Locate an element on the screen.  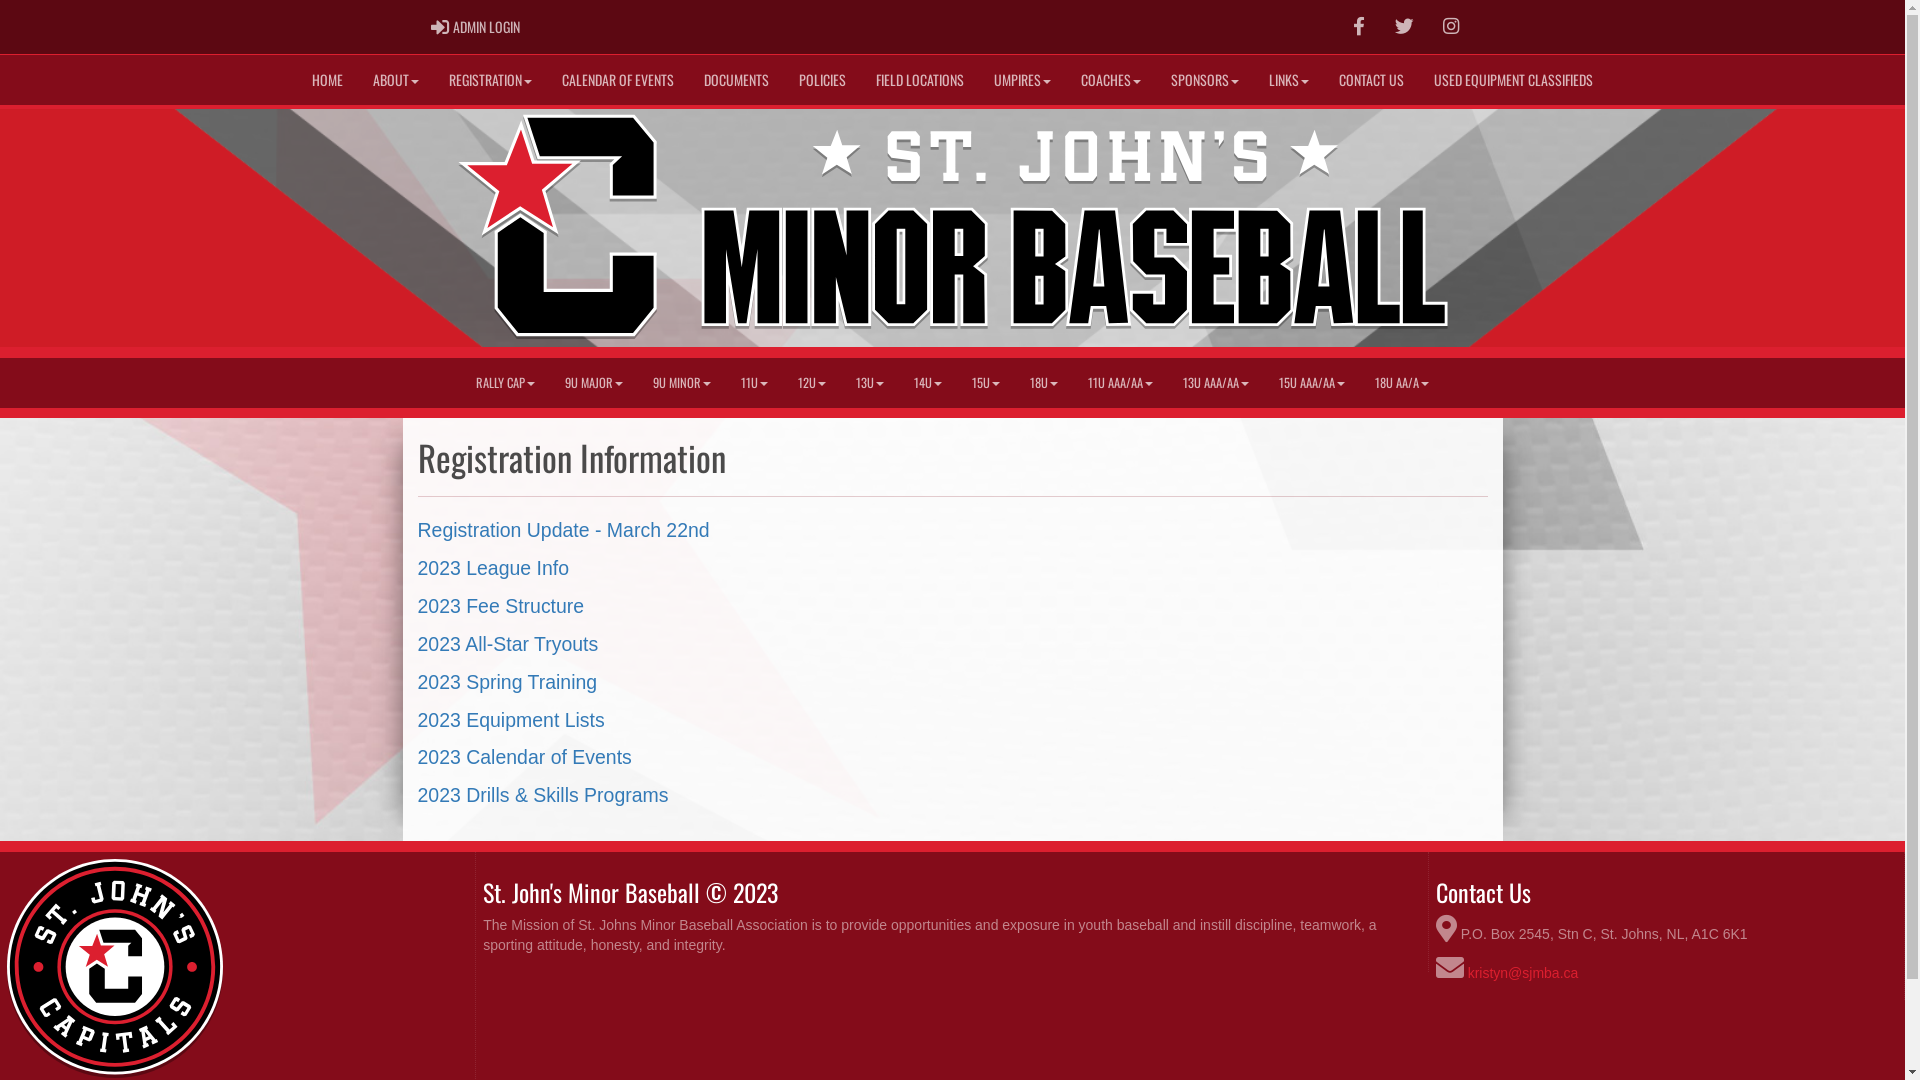
'like us' is located at coordinates (1358, 26).